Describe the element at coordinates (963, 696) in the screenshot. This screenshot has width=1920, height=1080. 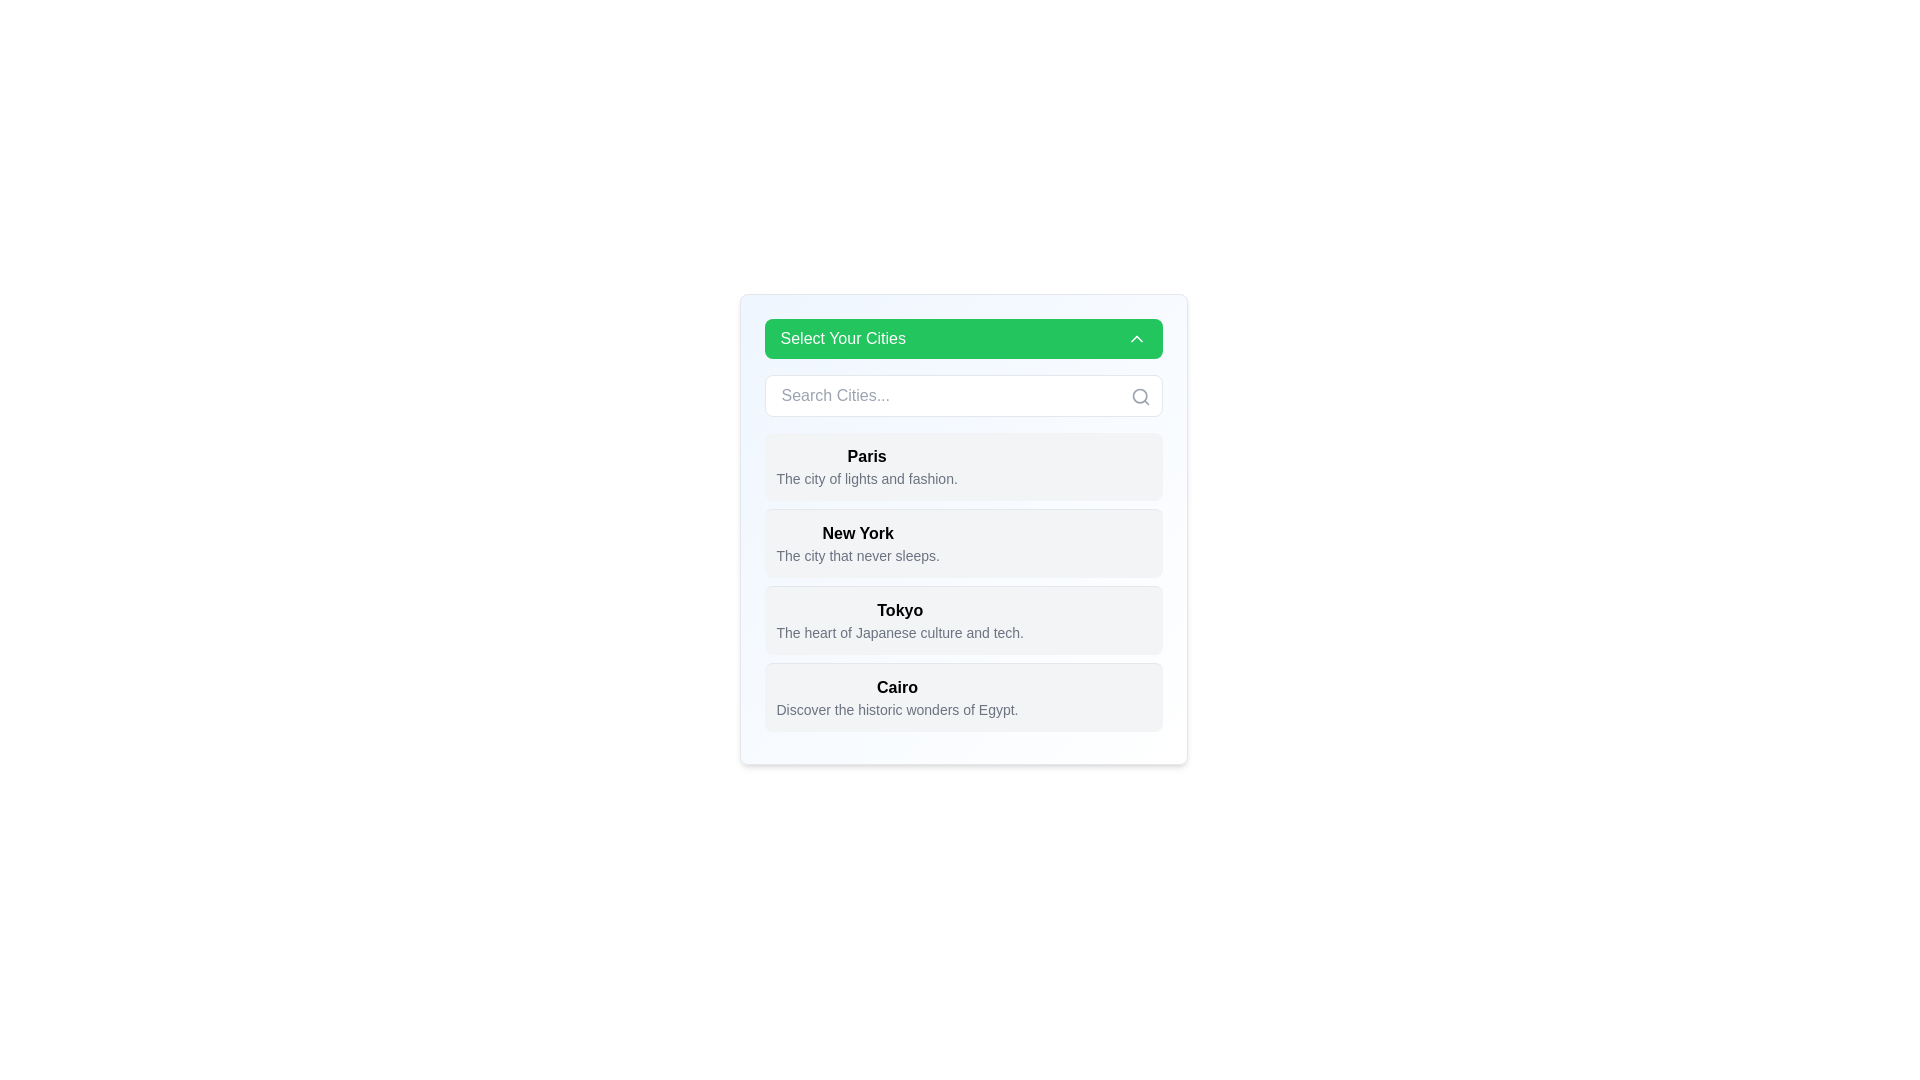
I see `the fourth item in the drop-down menu that selects or highlights 'Cairo'` at that location.